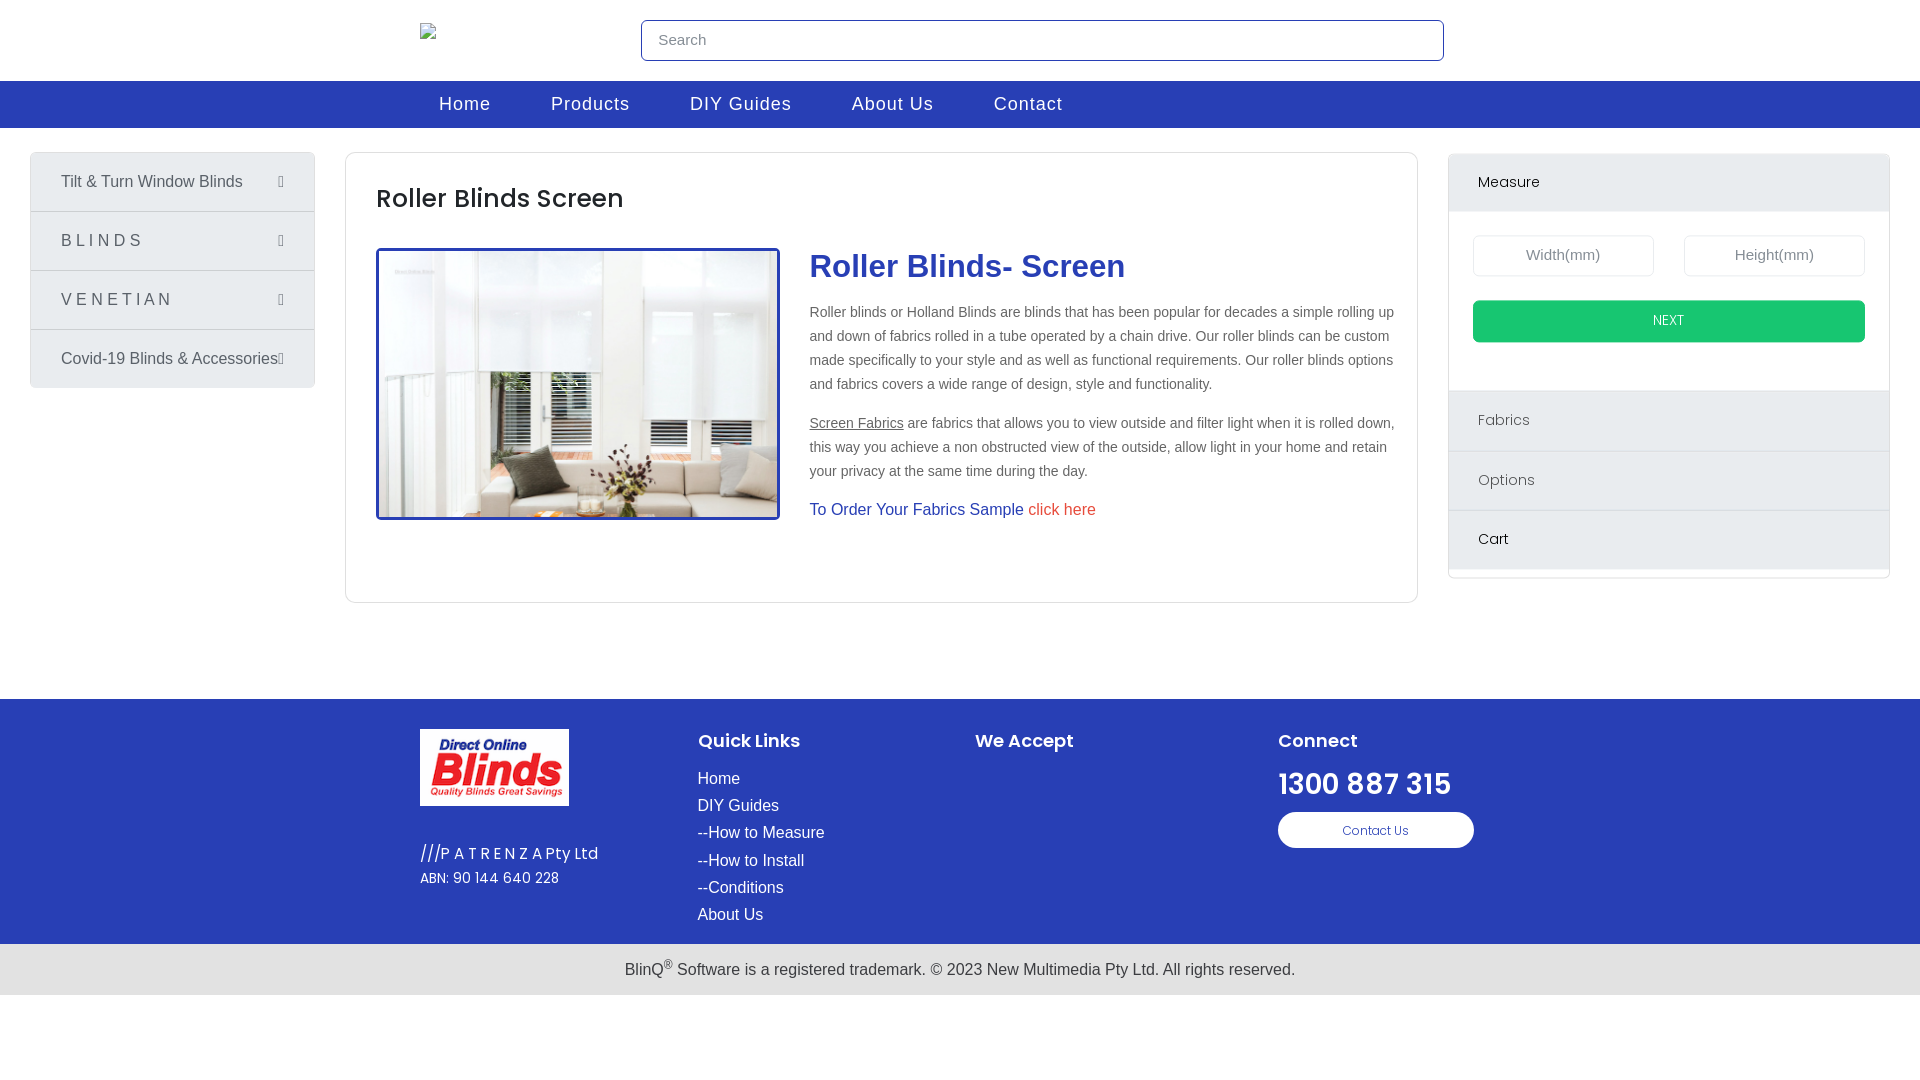 Image resolution: width=1920 pixels, height=1080 pixels. I want to click on 'About Us', so click(891, 104).